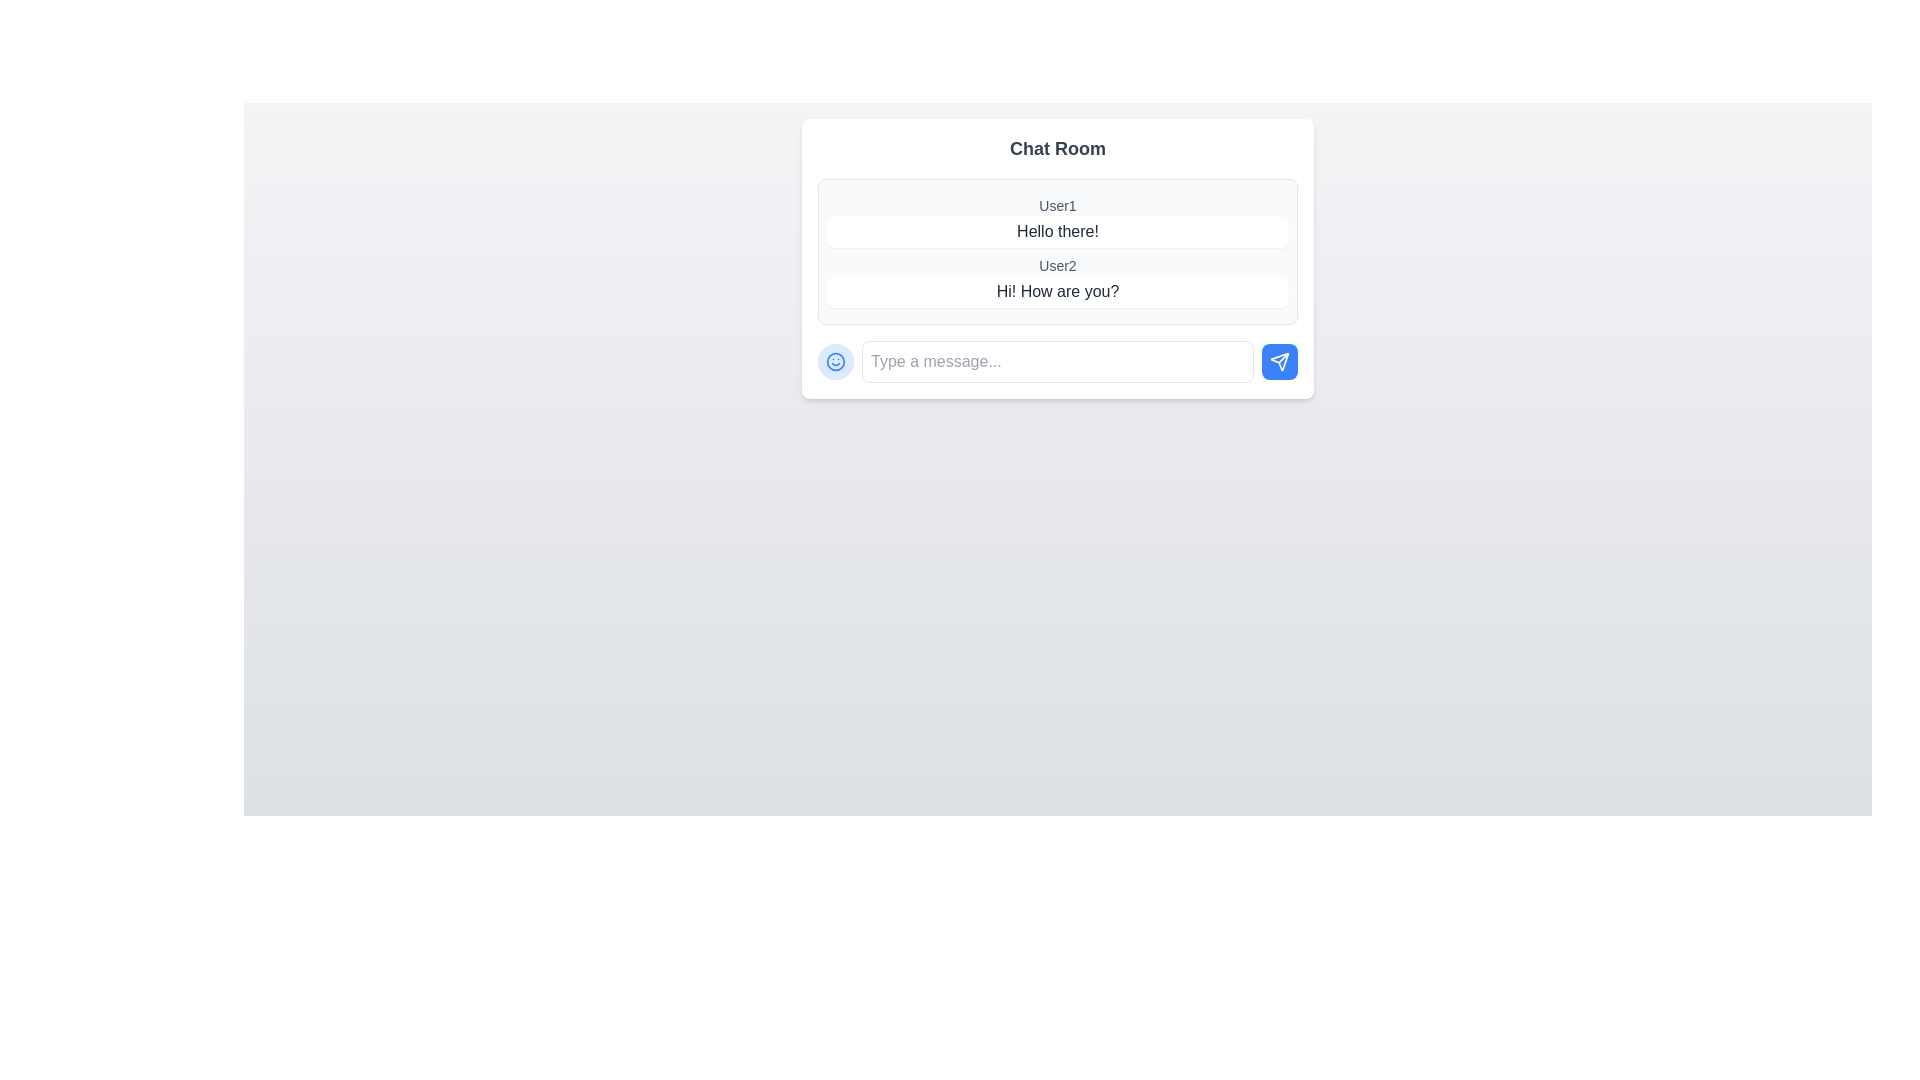 This screenshot has height=1080, width=1920. What do you see at coordinates (1056, 222) in the screenshot?
I see `the chat message bubble containing 'User1' at the top and 'Hello there!' below it, which has a light gray background and rounded corners` at bounding box center [1056, 222].